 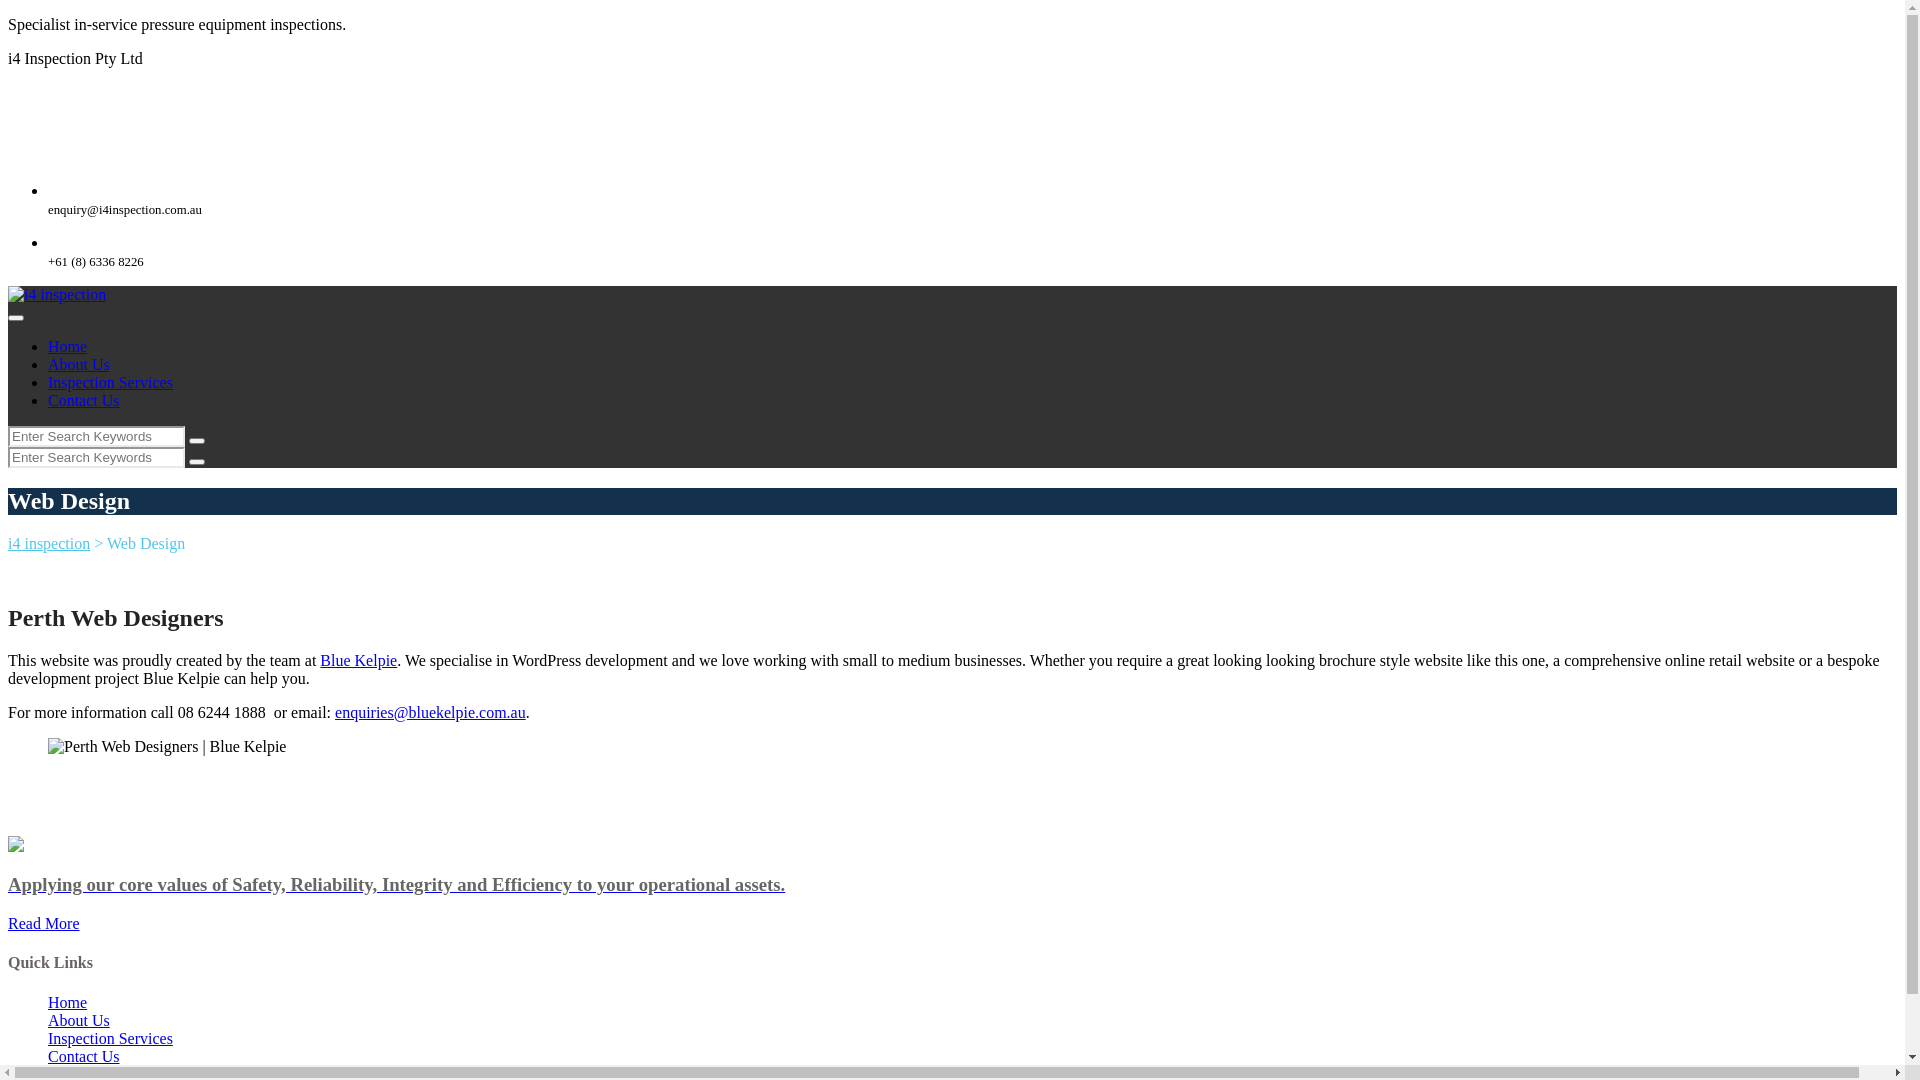 What do you see at coordinates (82, 1055) in the screenshot?
I see `'Contact Us'` at bounding box center [82, 1055].